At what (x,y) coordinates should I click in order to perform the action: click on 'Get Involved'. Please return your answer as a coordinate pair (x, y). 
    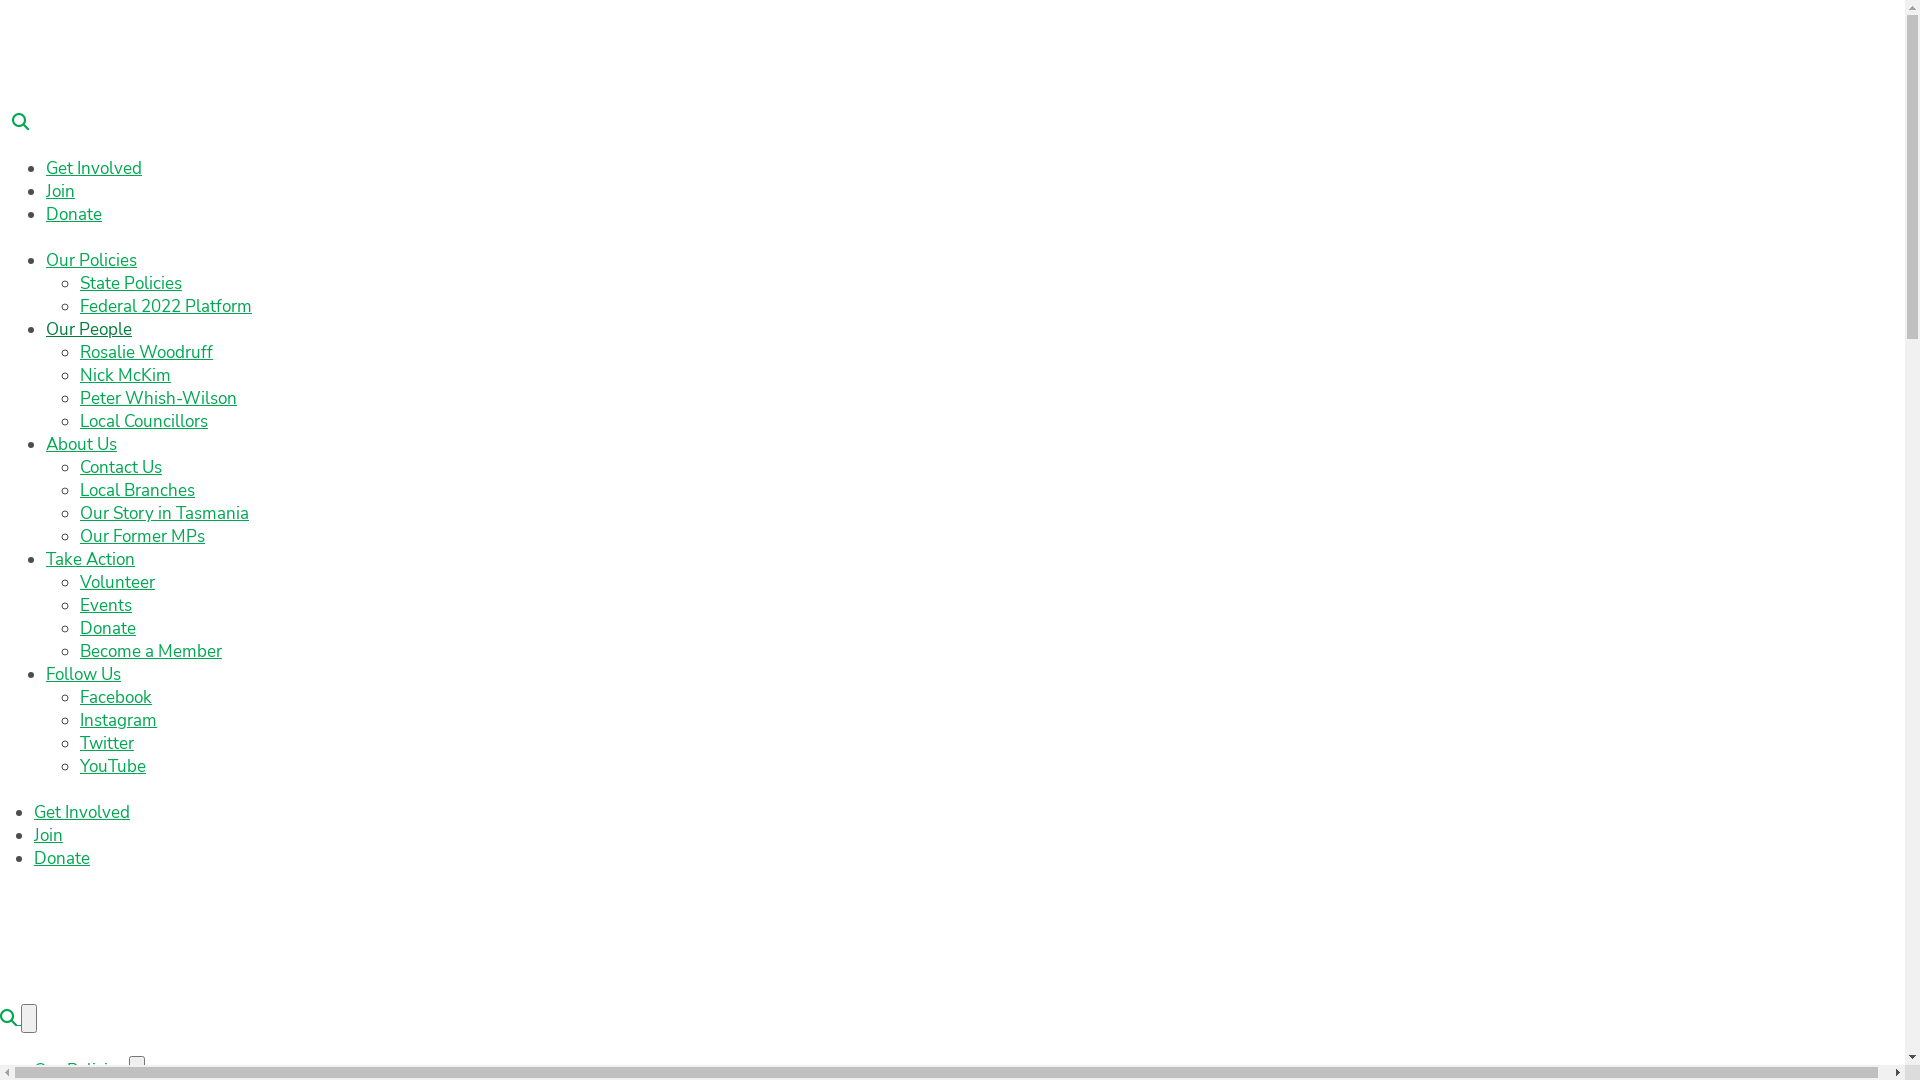
    Looking at the image, I should click on (80, 812).